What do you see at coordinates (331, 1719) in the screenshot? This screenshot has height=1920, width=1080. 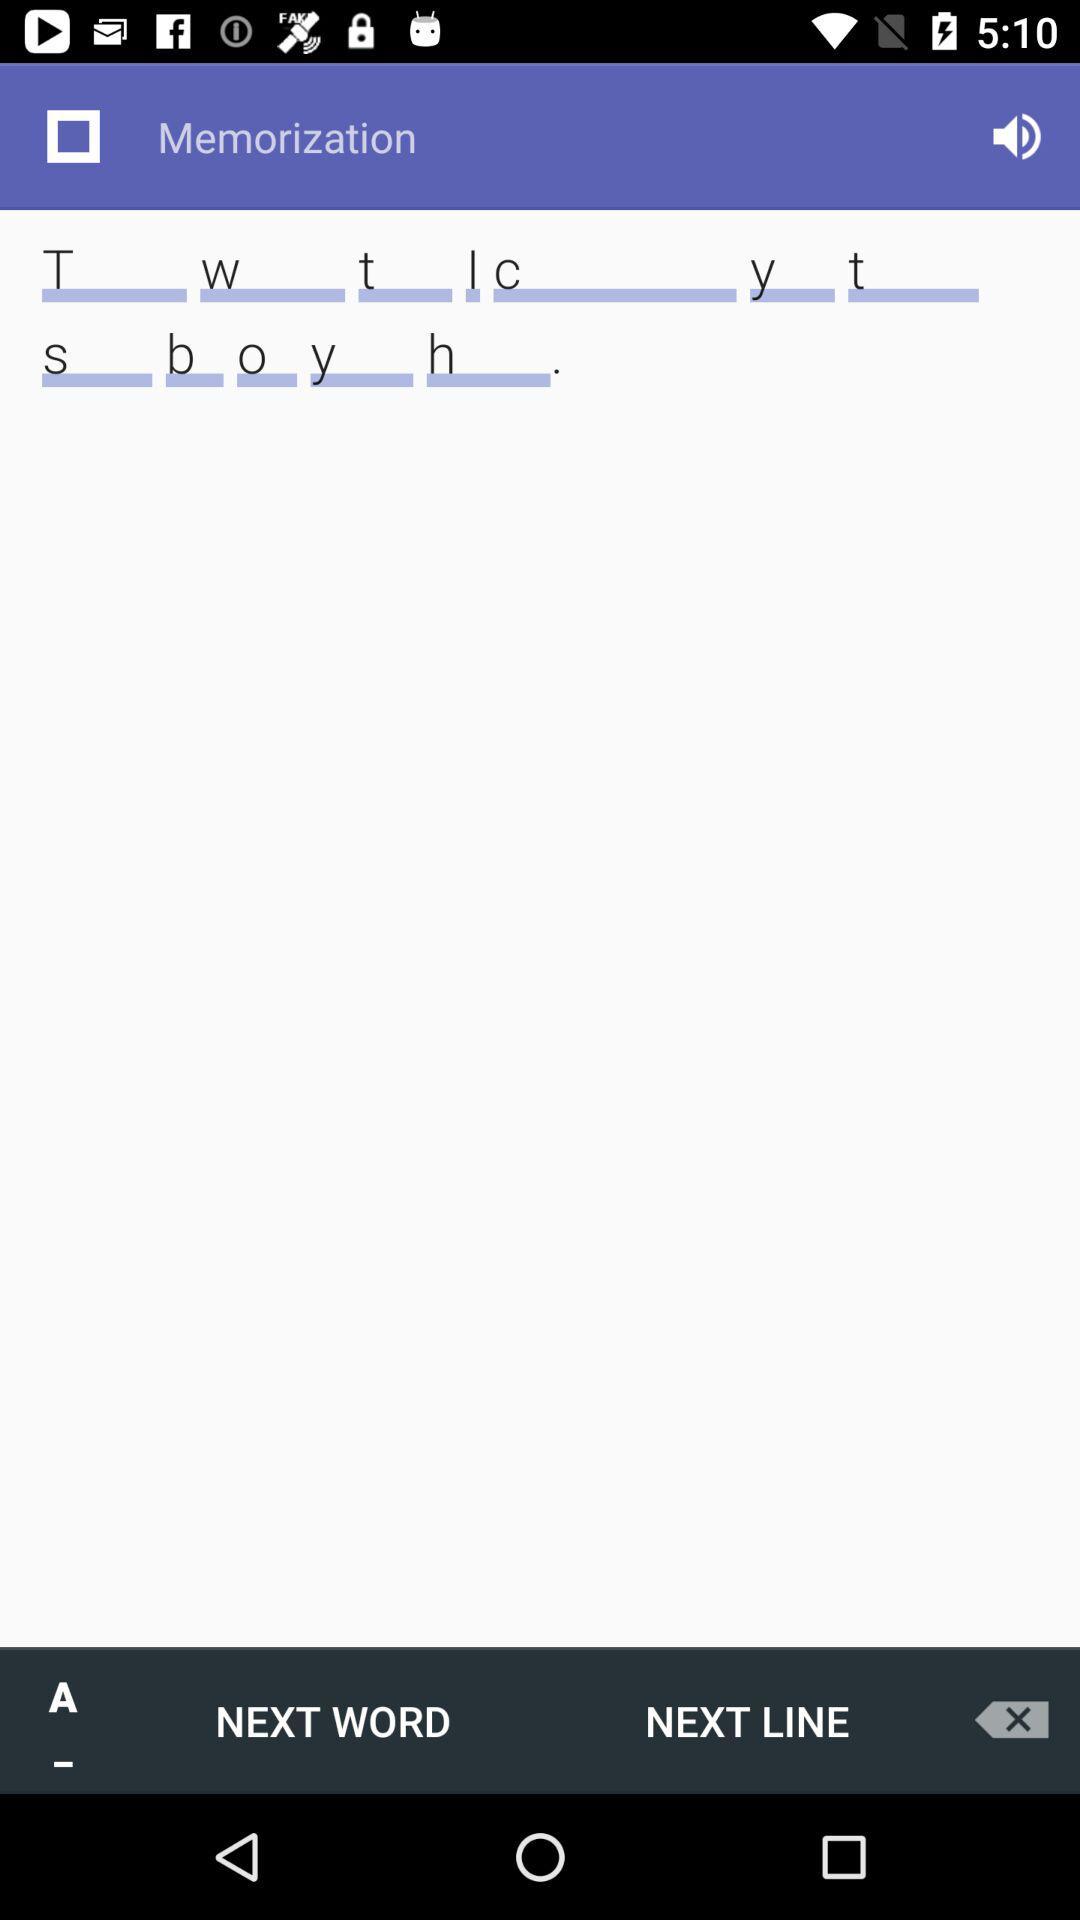 I see `the icon next to the a` at bounding box center [331, 1719].